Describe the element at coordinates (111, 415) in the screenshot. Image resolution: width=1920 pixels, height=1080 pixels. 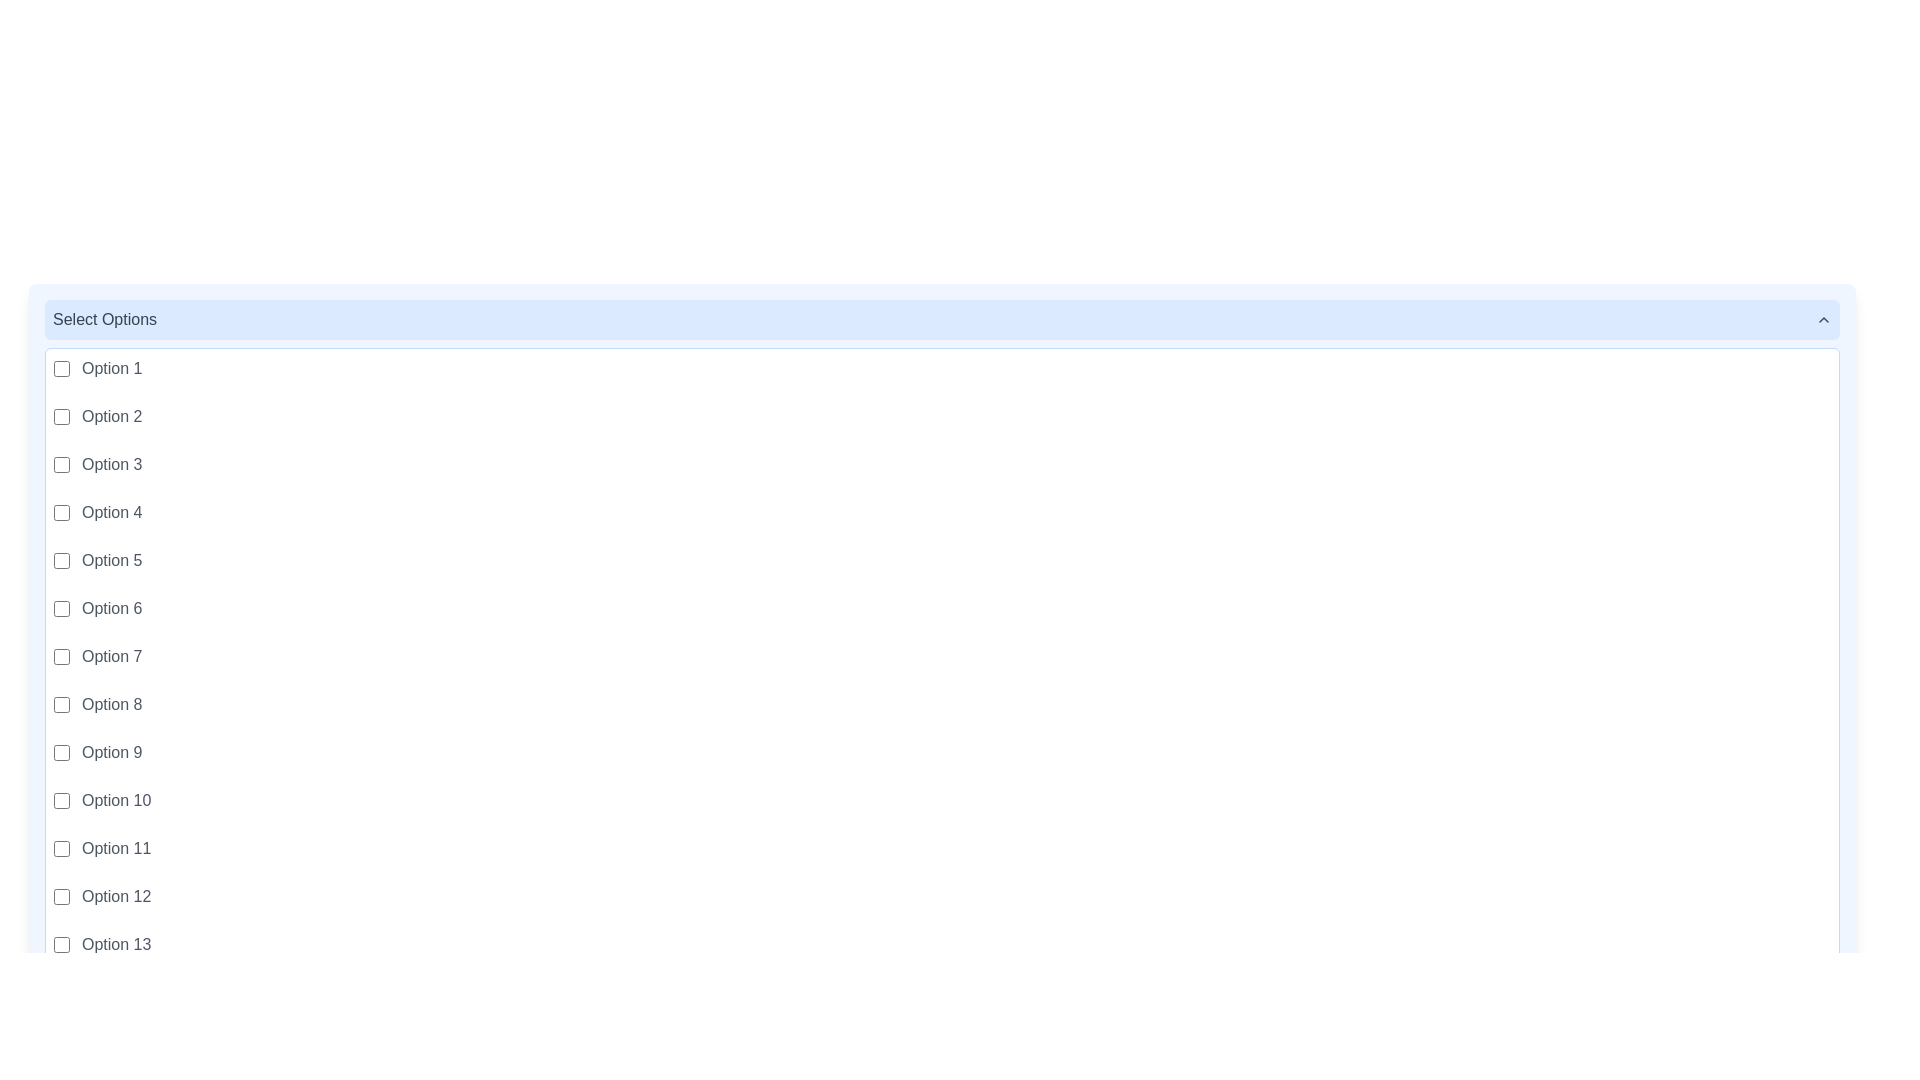
I see `the label 'Option 2' which provides a description for the corresponding checkbox in the multi-select list` at that location.